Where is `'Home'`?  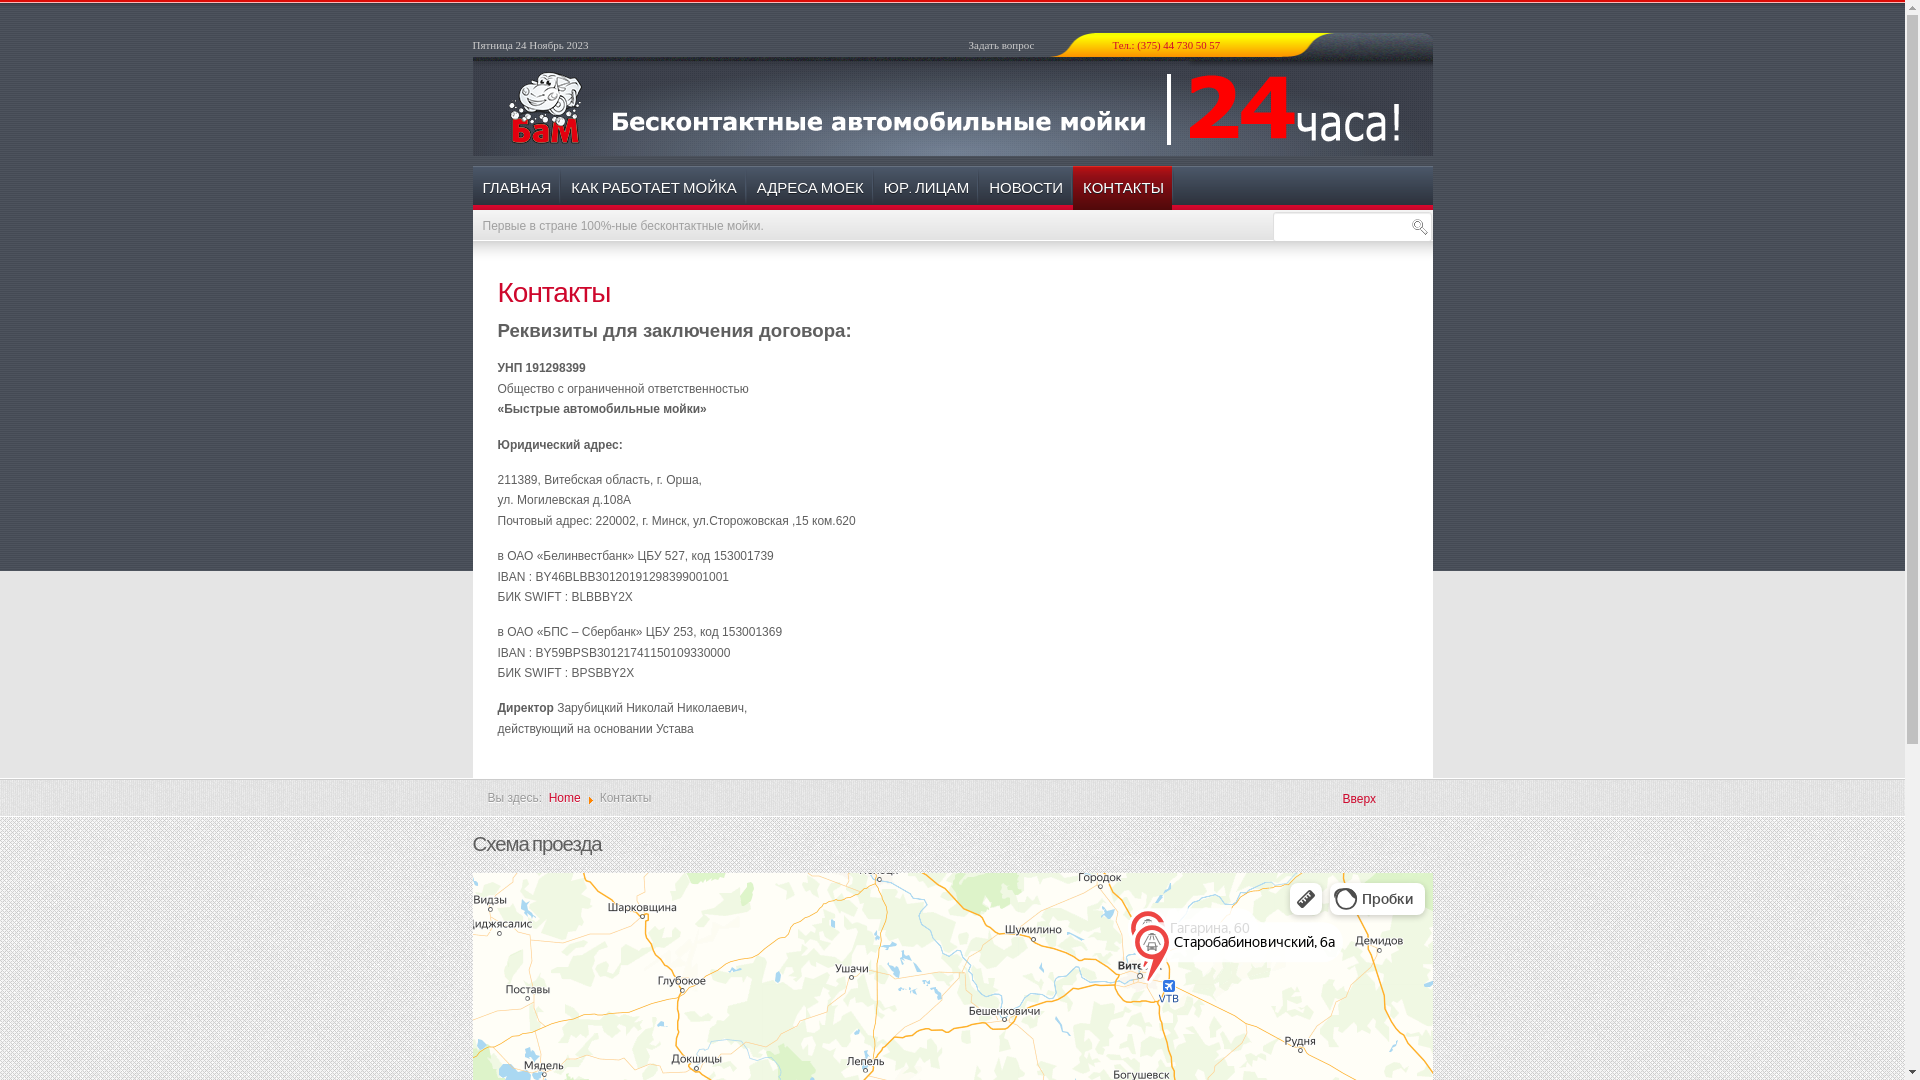 'Home' is located at coordinates (564, 797).